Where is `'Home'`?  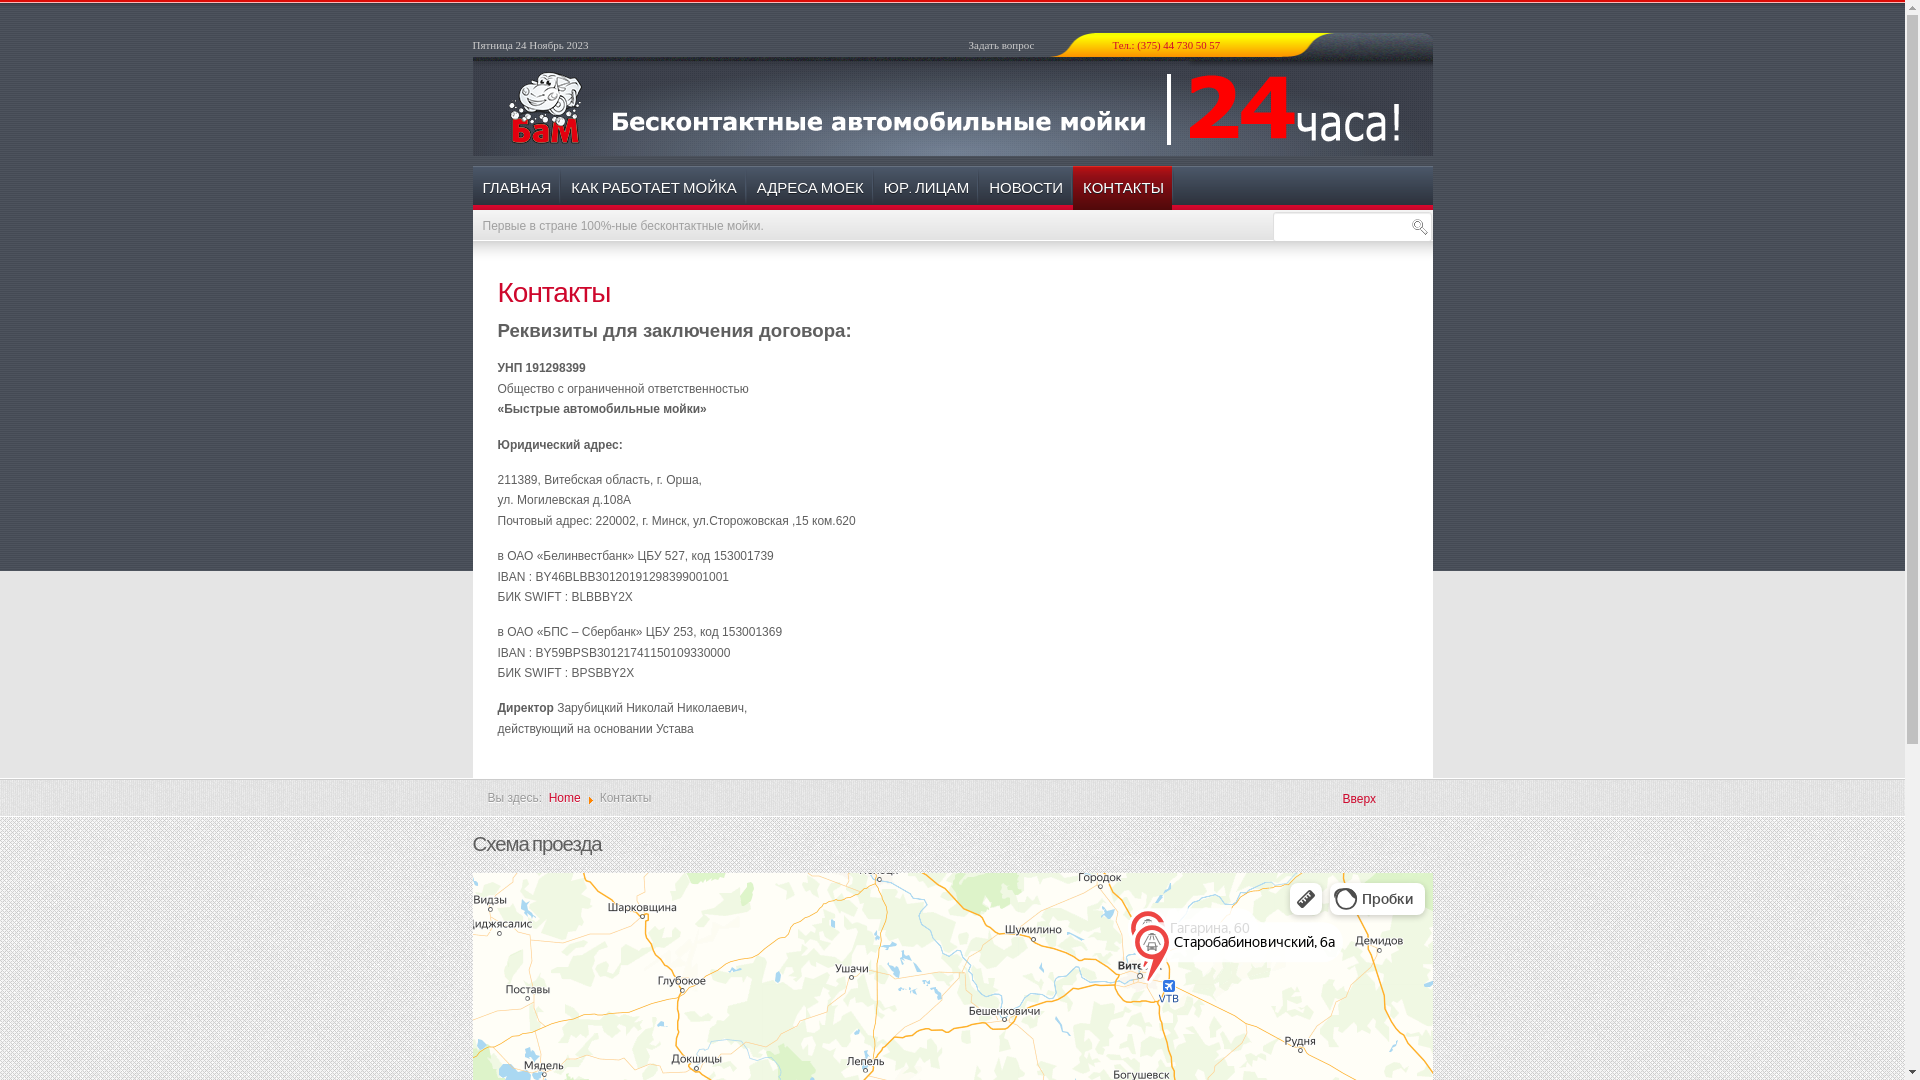 'Home' is located at coordinates (564, 797).